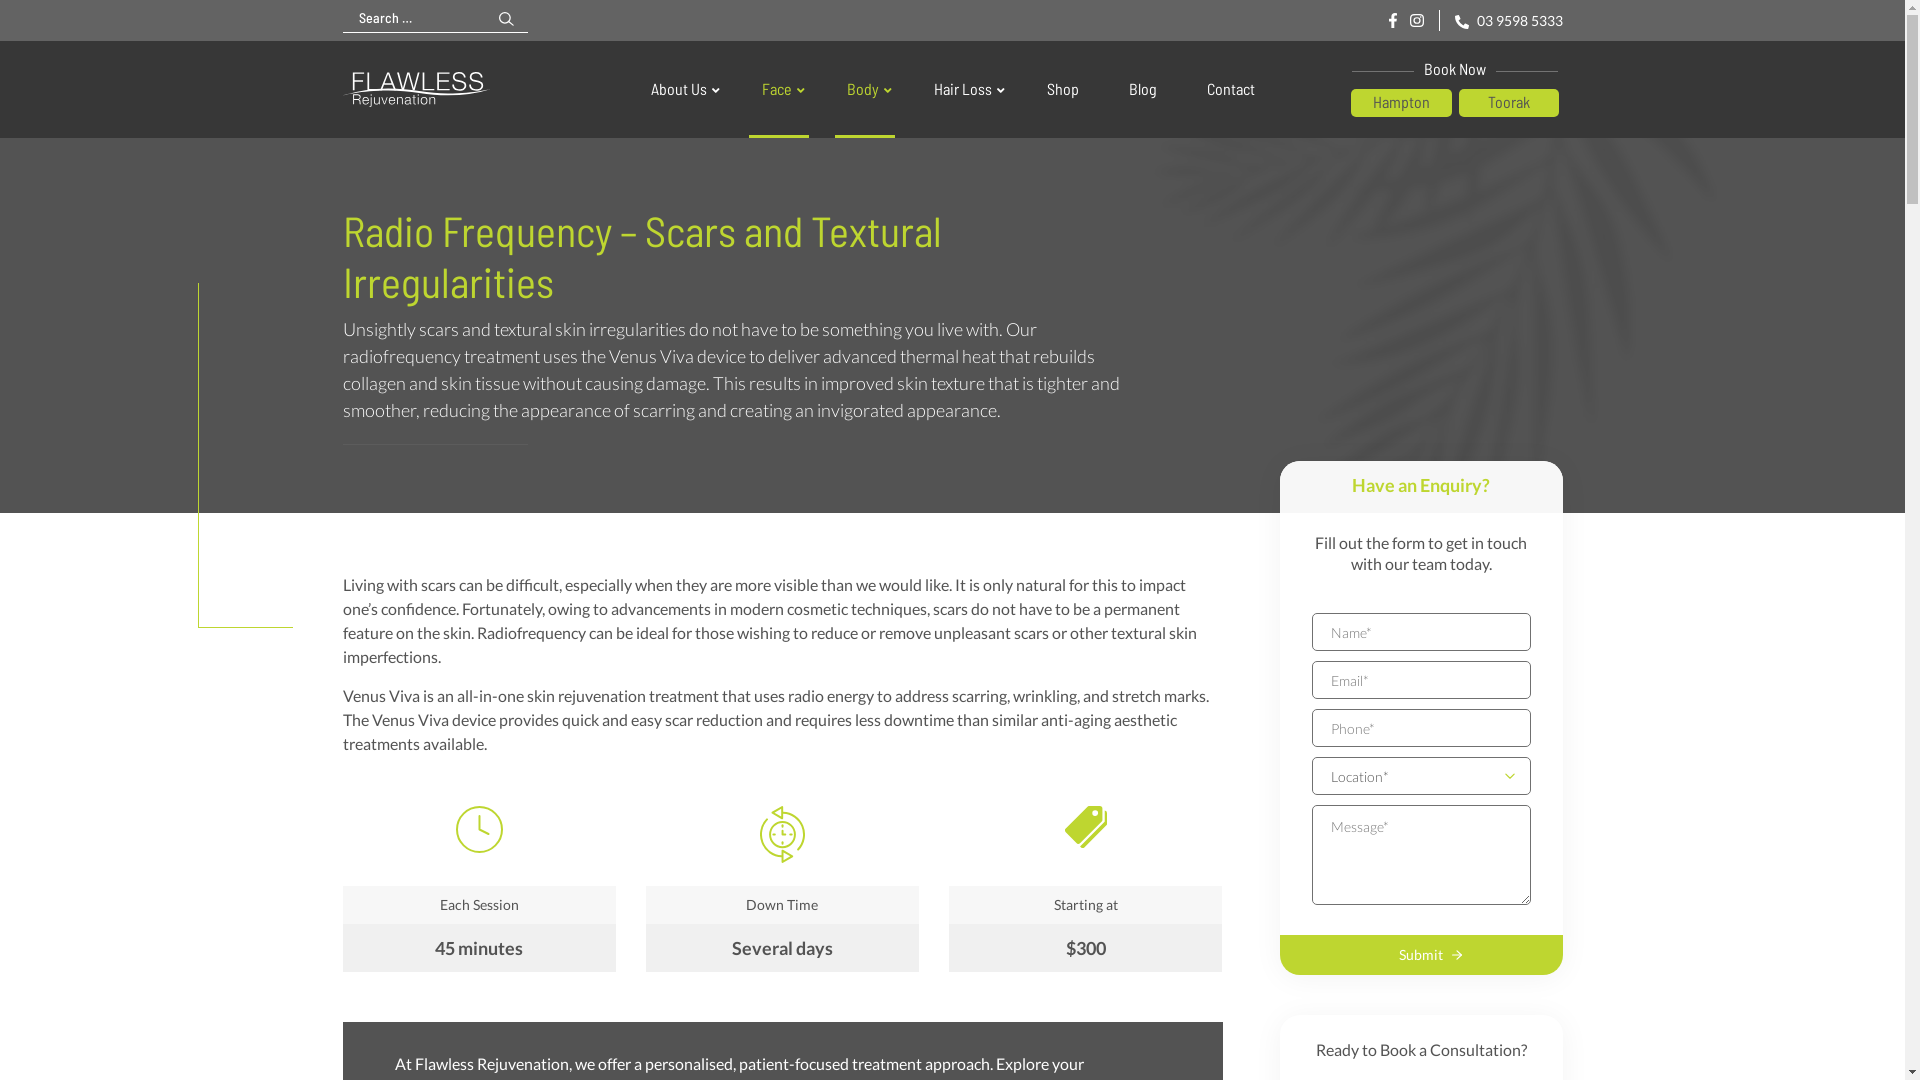 This screenshot has width=1920, height=1080. I want to click on '03 9598 5333', so click(1507, 20).